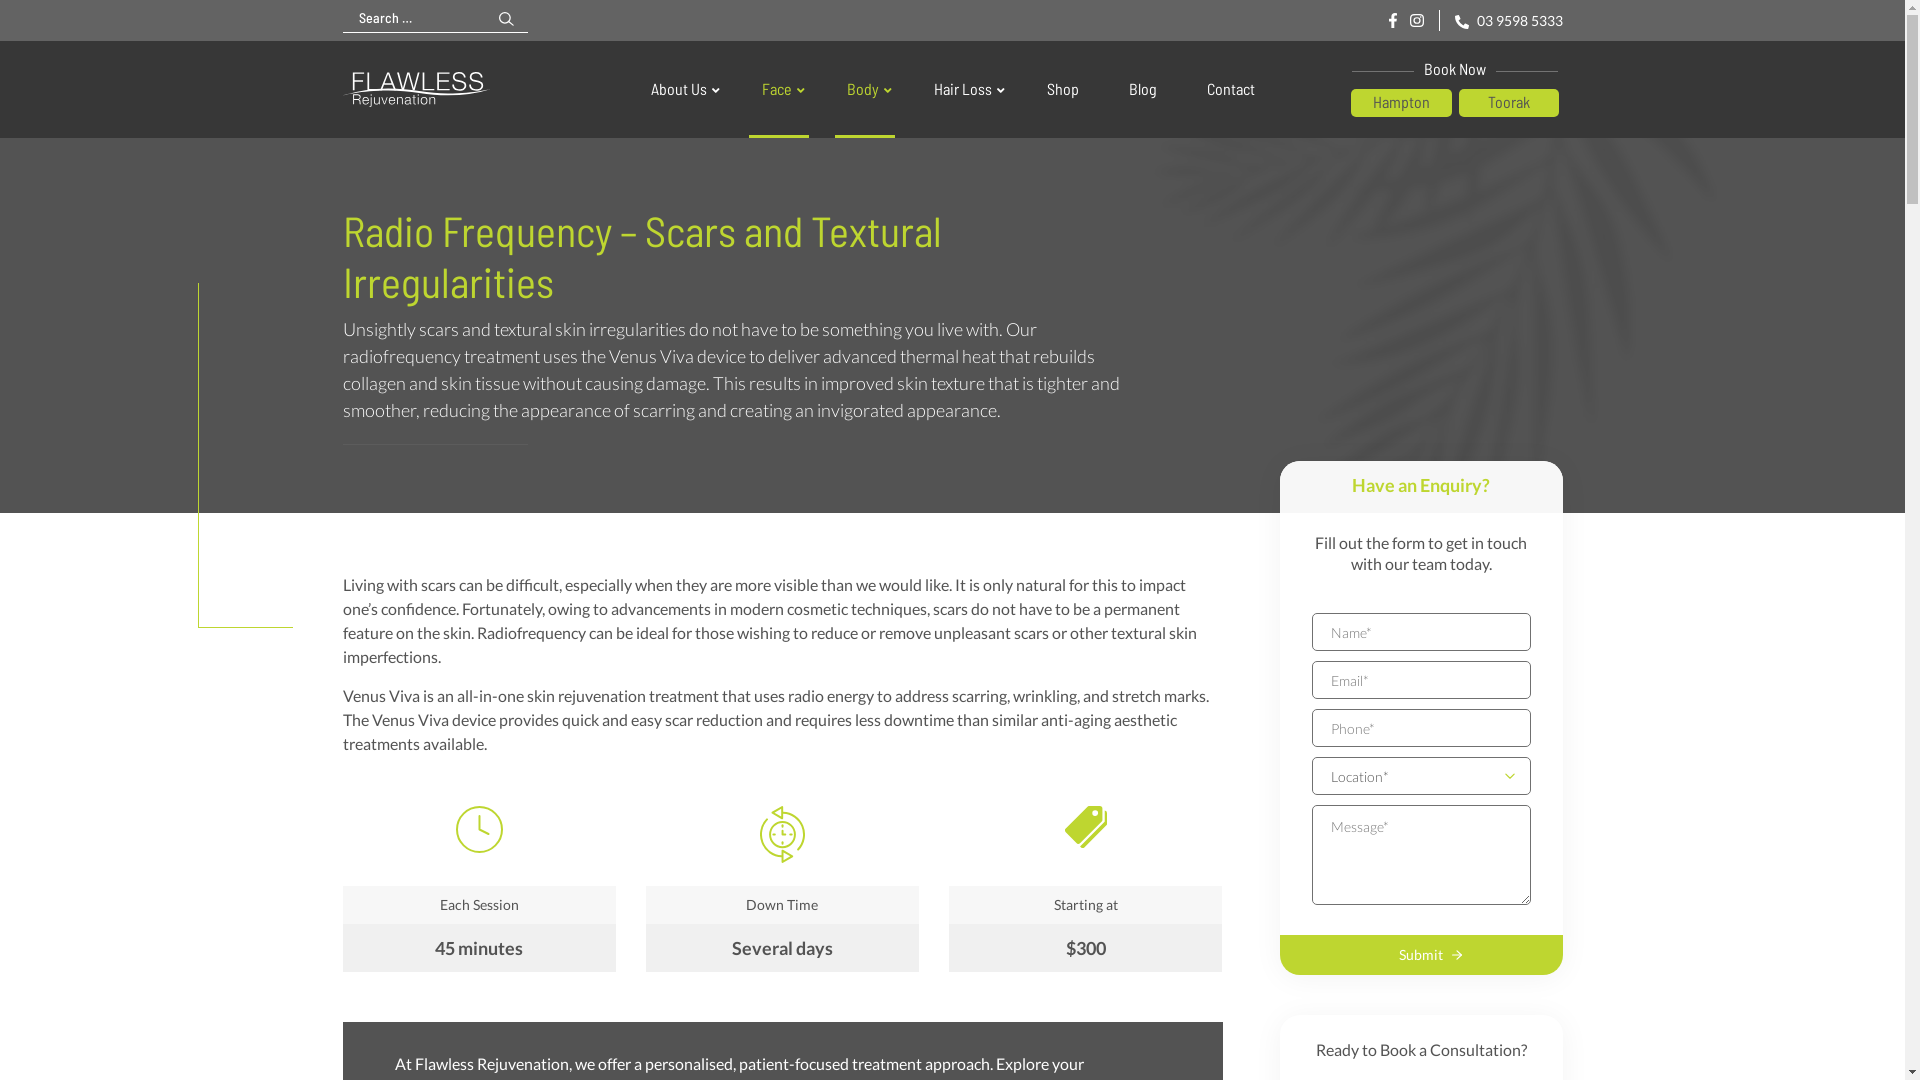 This screenshot has width=1920, height=1080. I want to click on '03 9598 5333', so click(1507, 20).